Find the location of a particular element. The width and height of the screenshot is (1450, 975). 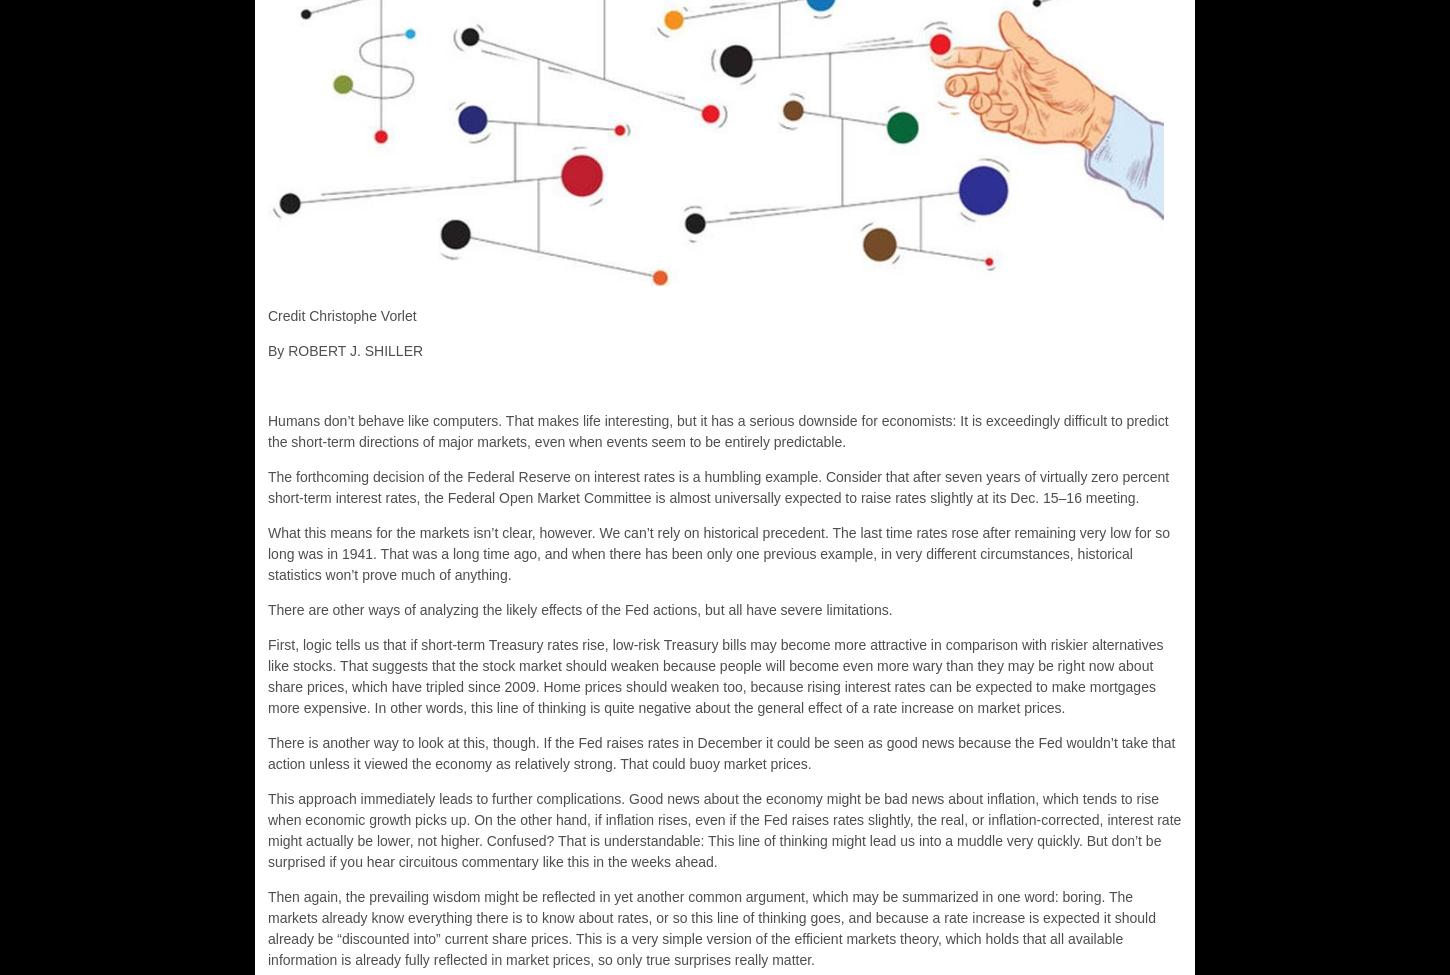

'meeting.' is located at coordinates (1108, 497).